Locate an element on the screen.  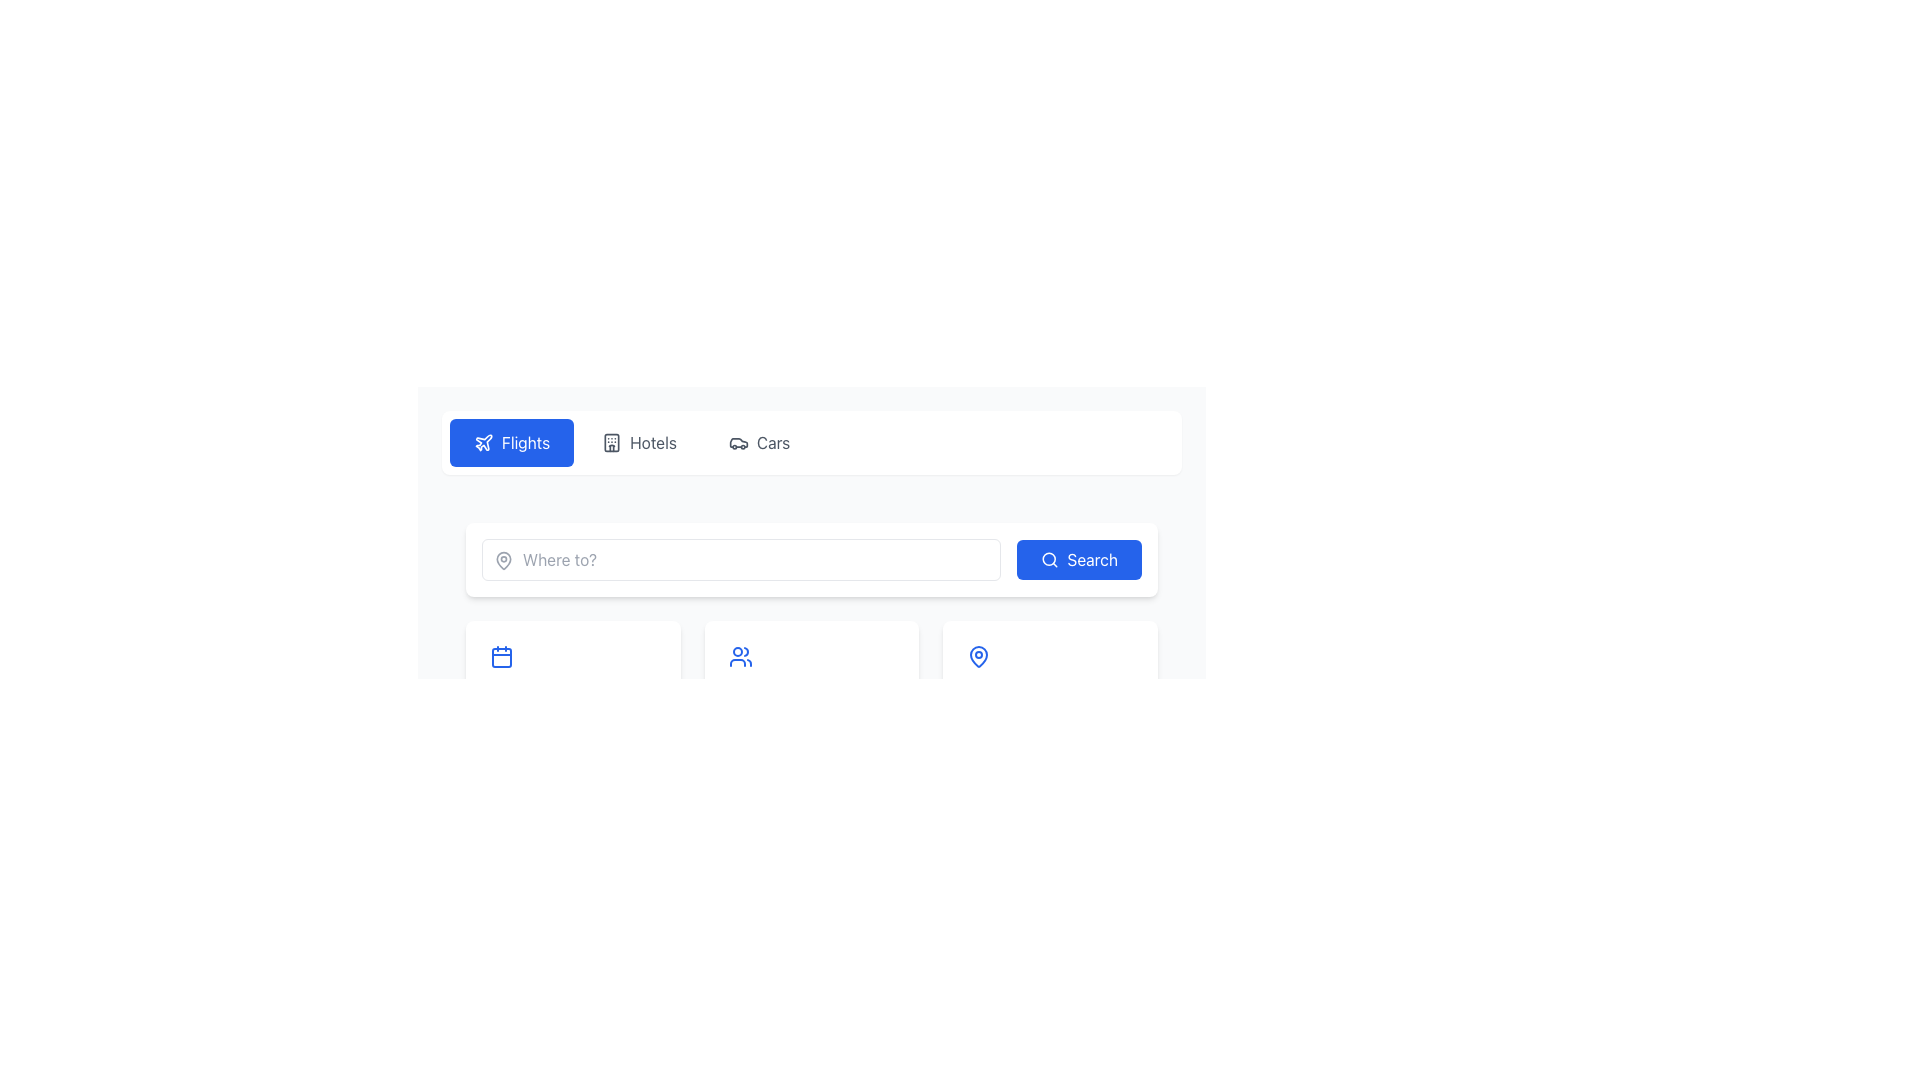
the navigation button for cars, located as the third item in the horizontal navigation bar is located at coordinates (758, 442).